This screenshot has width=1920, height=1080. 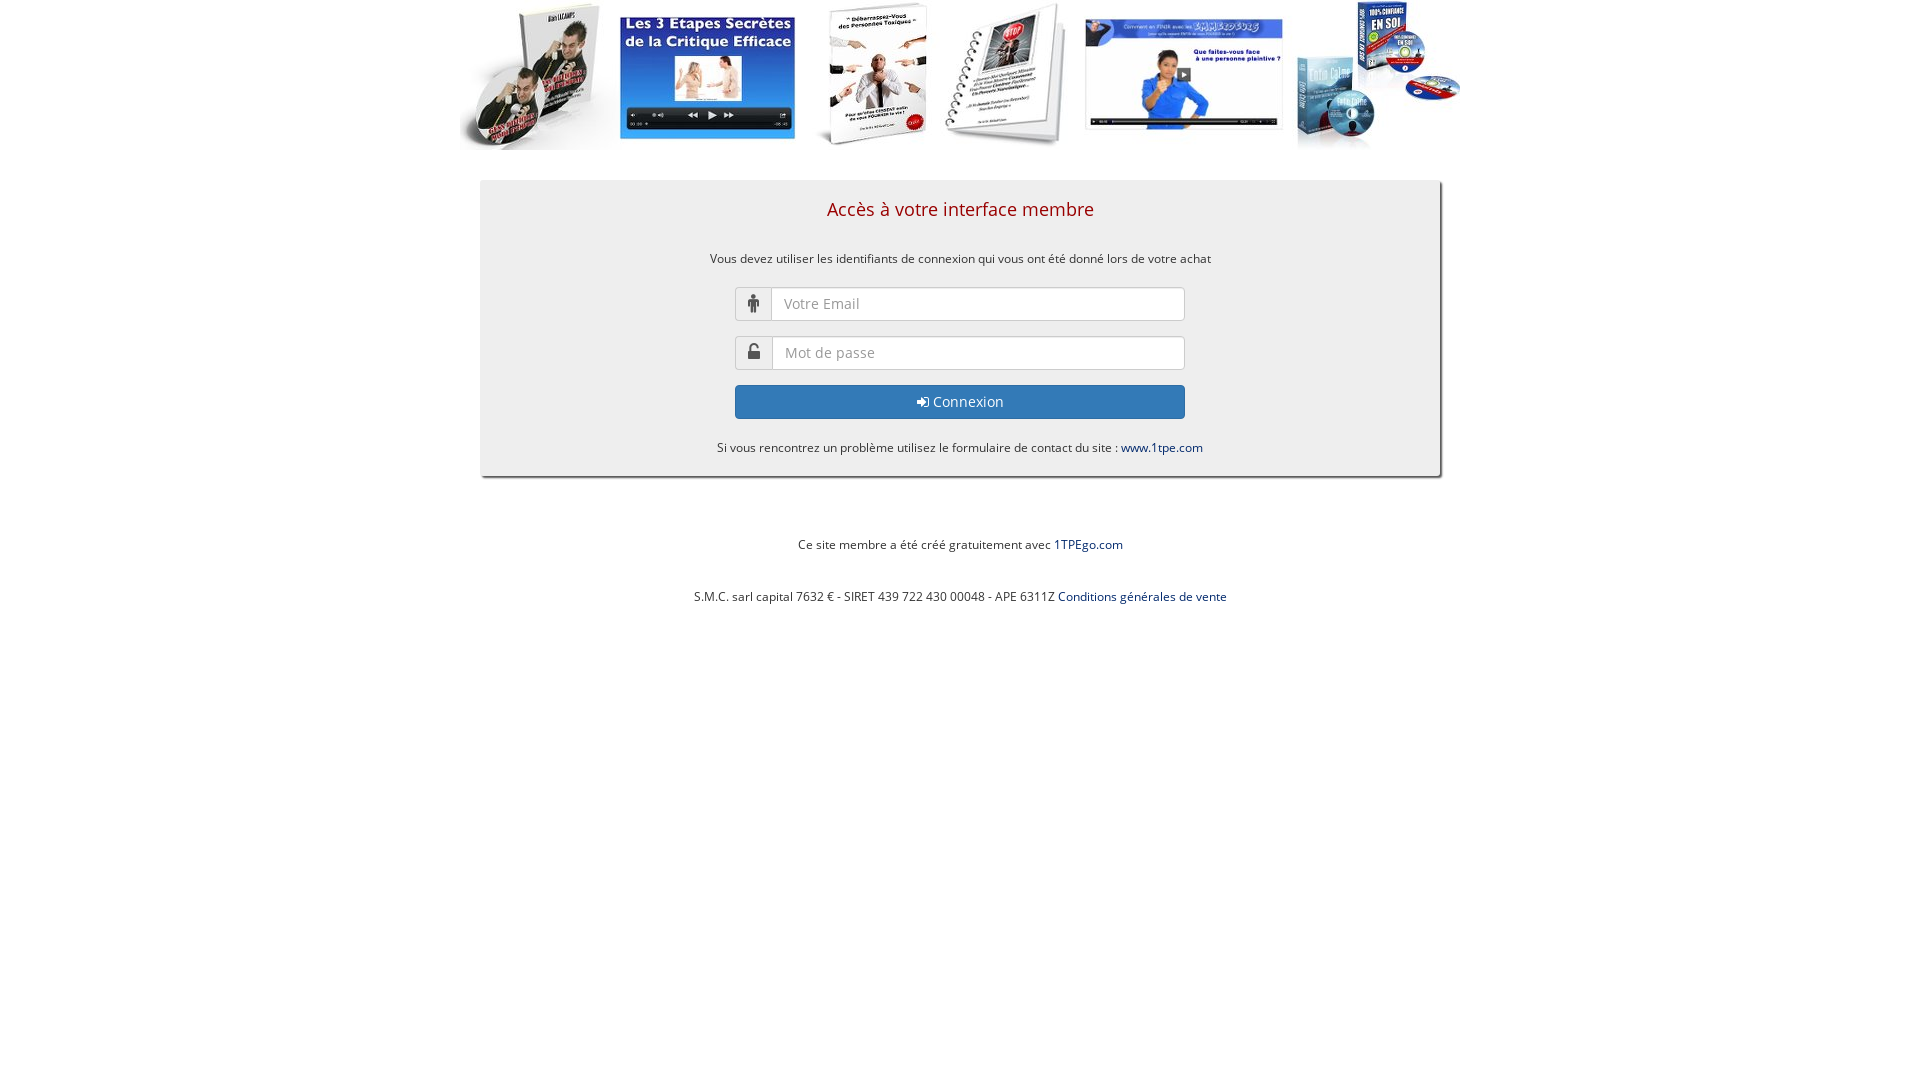 I want to click on 'Connexion', so click(x=960, y=401).